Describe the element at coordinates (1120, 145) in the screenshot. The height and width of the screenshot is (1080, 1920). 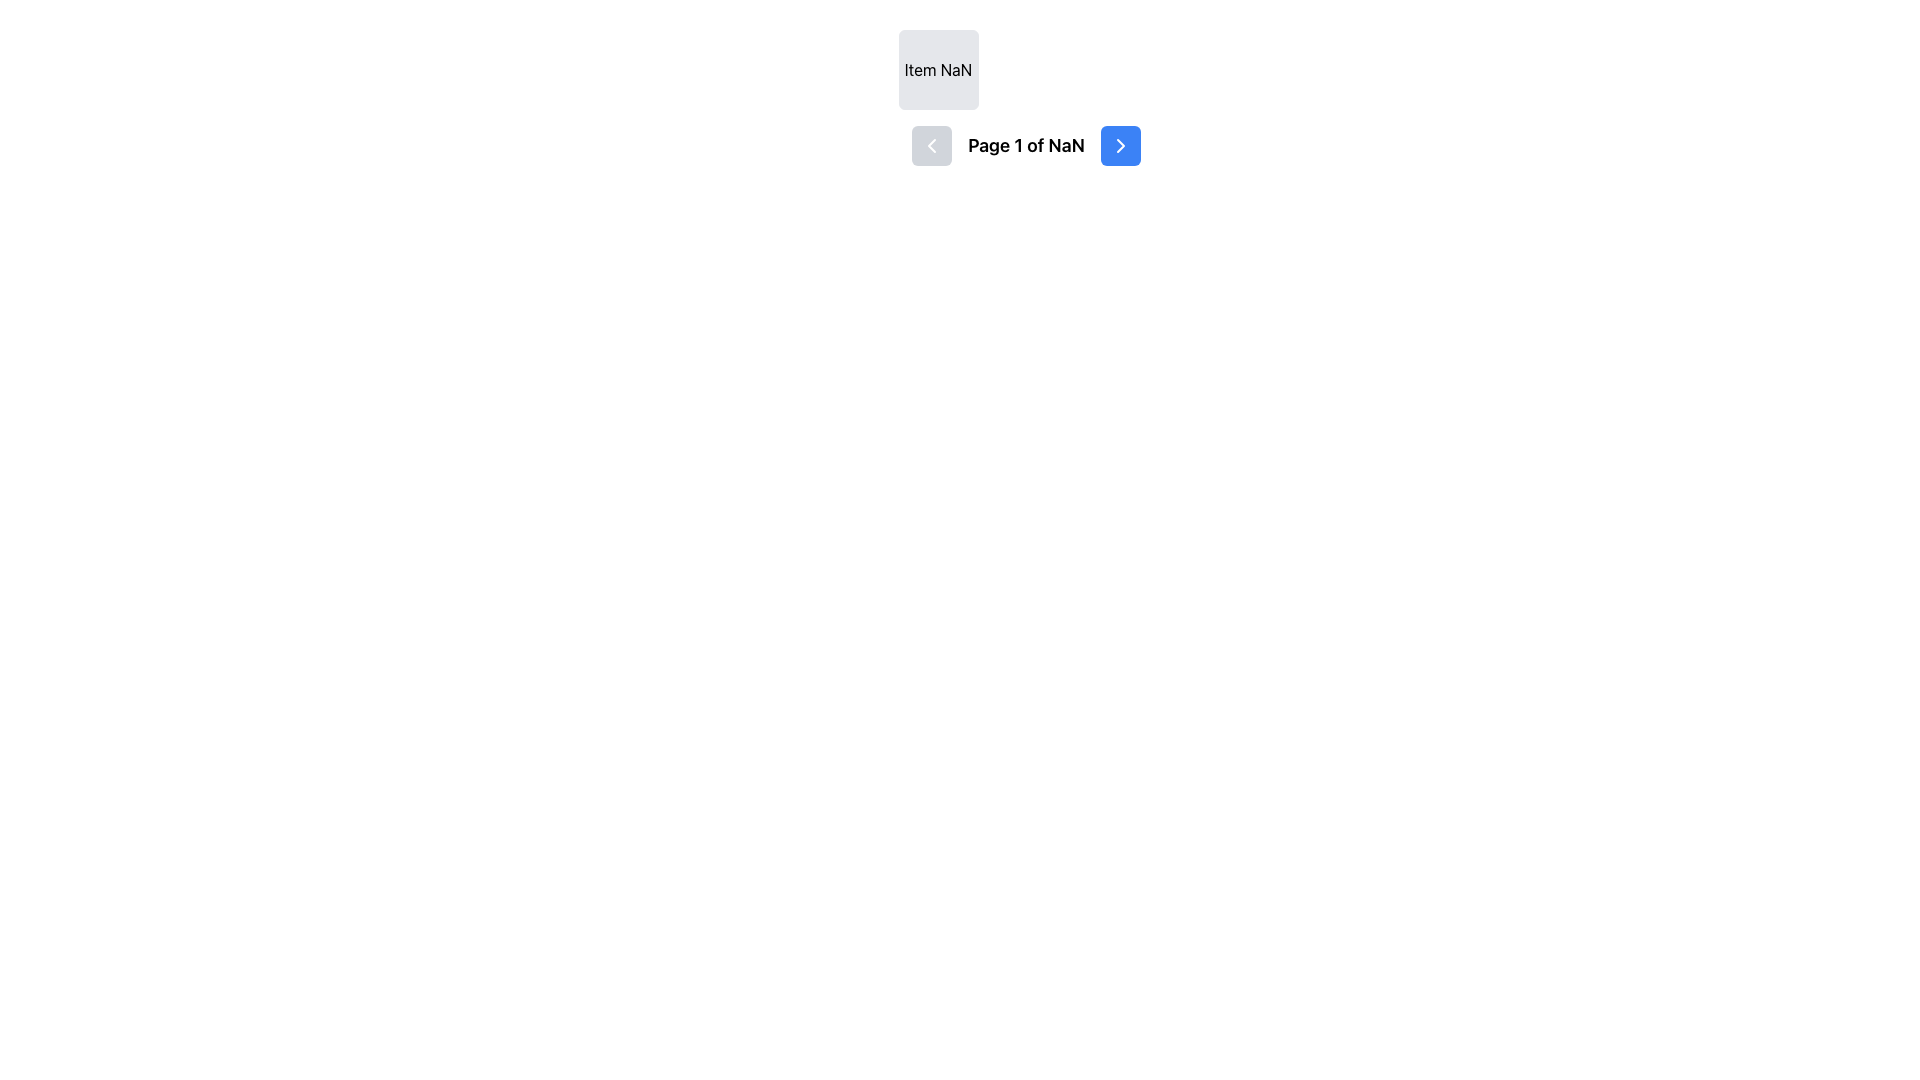
I see `the forward navigation button, which is styled as a chevron icon within a rounded blue button, located on the right-hand side of the navigation section next to the page indicator text` at that location.